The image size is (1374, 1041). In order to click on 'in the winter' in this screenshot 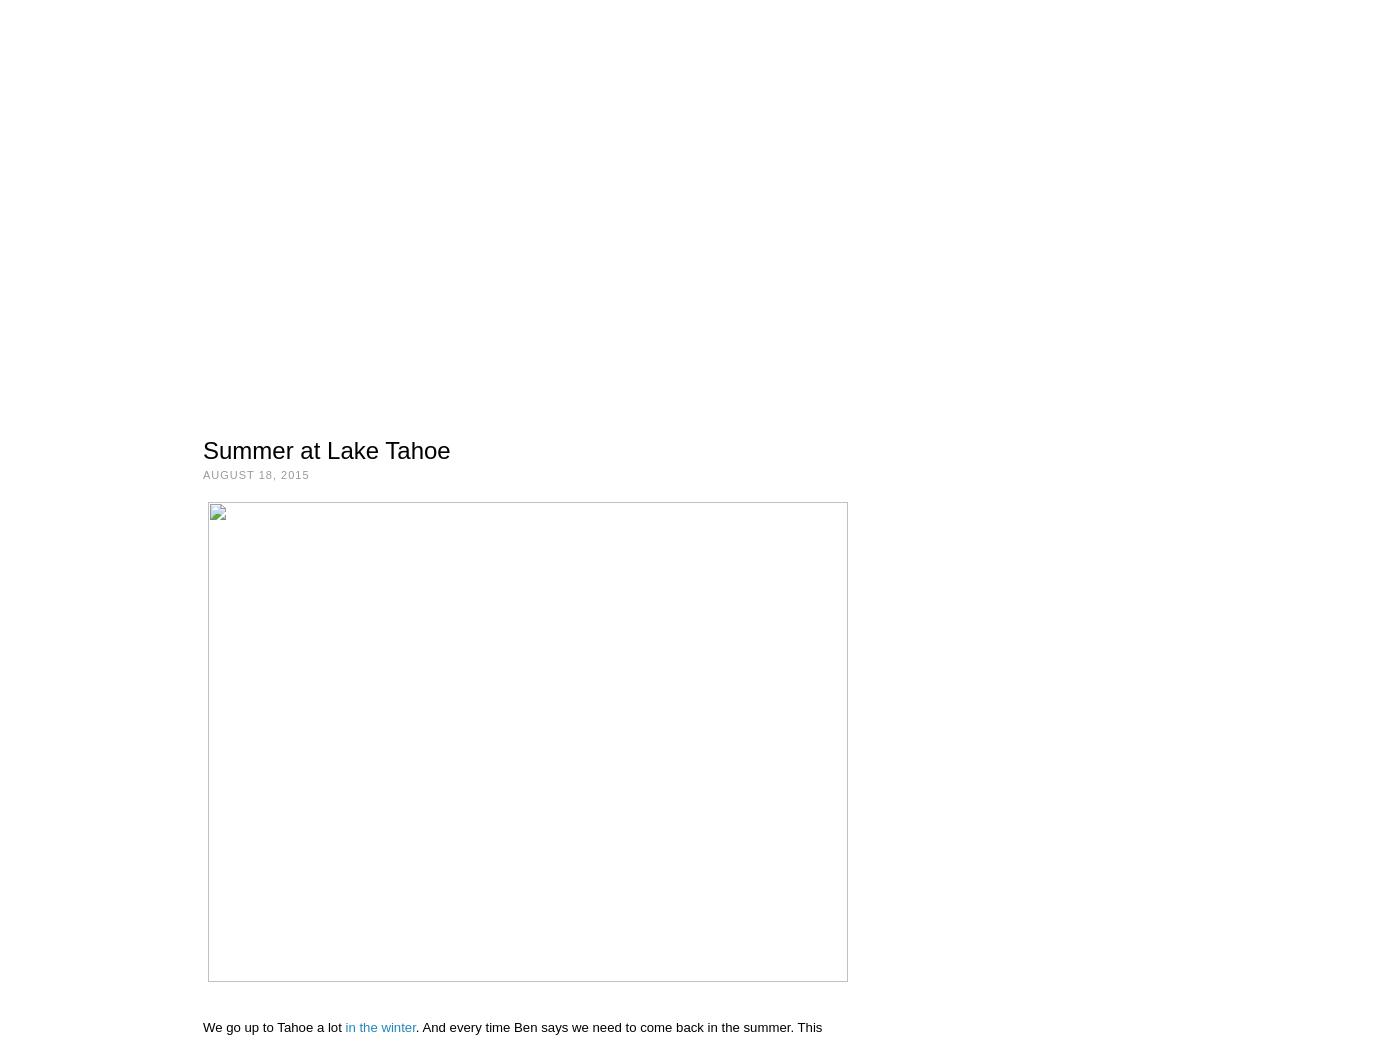, I will do `click(380, 1027)`.